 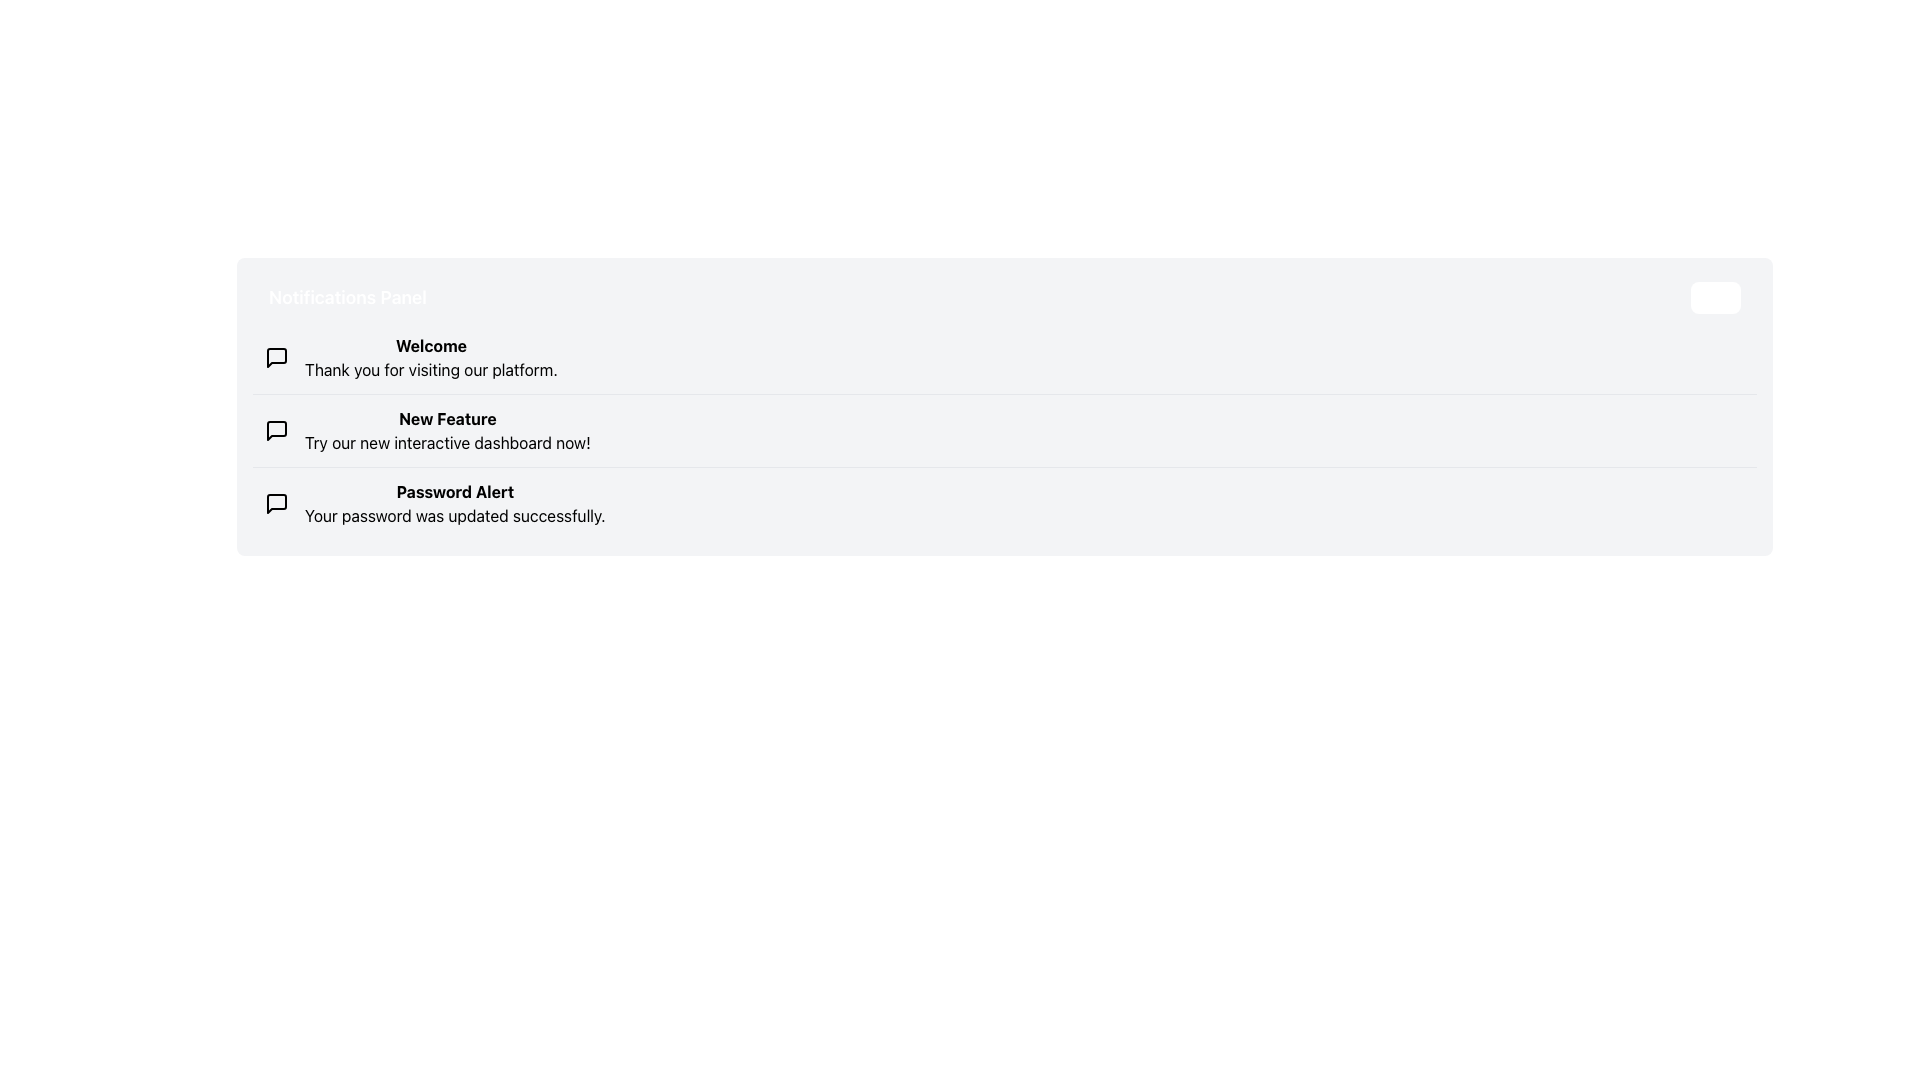 What do you see at coordinates (454, 503) in the screenshot?
I see `notification displayed in the Text Block that states 'Password Alert' and 'Your password was updated successfully.'` at bounding box center [454, 503].